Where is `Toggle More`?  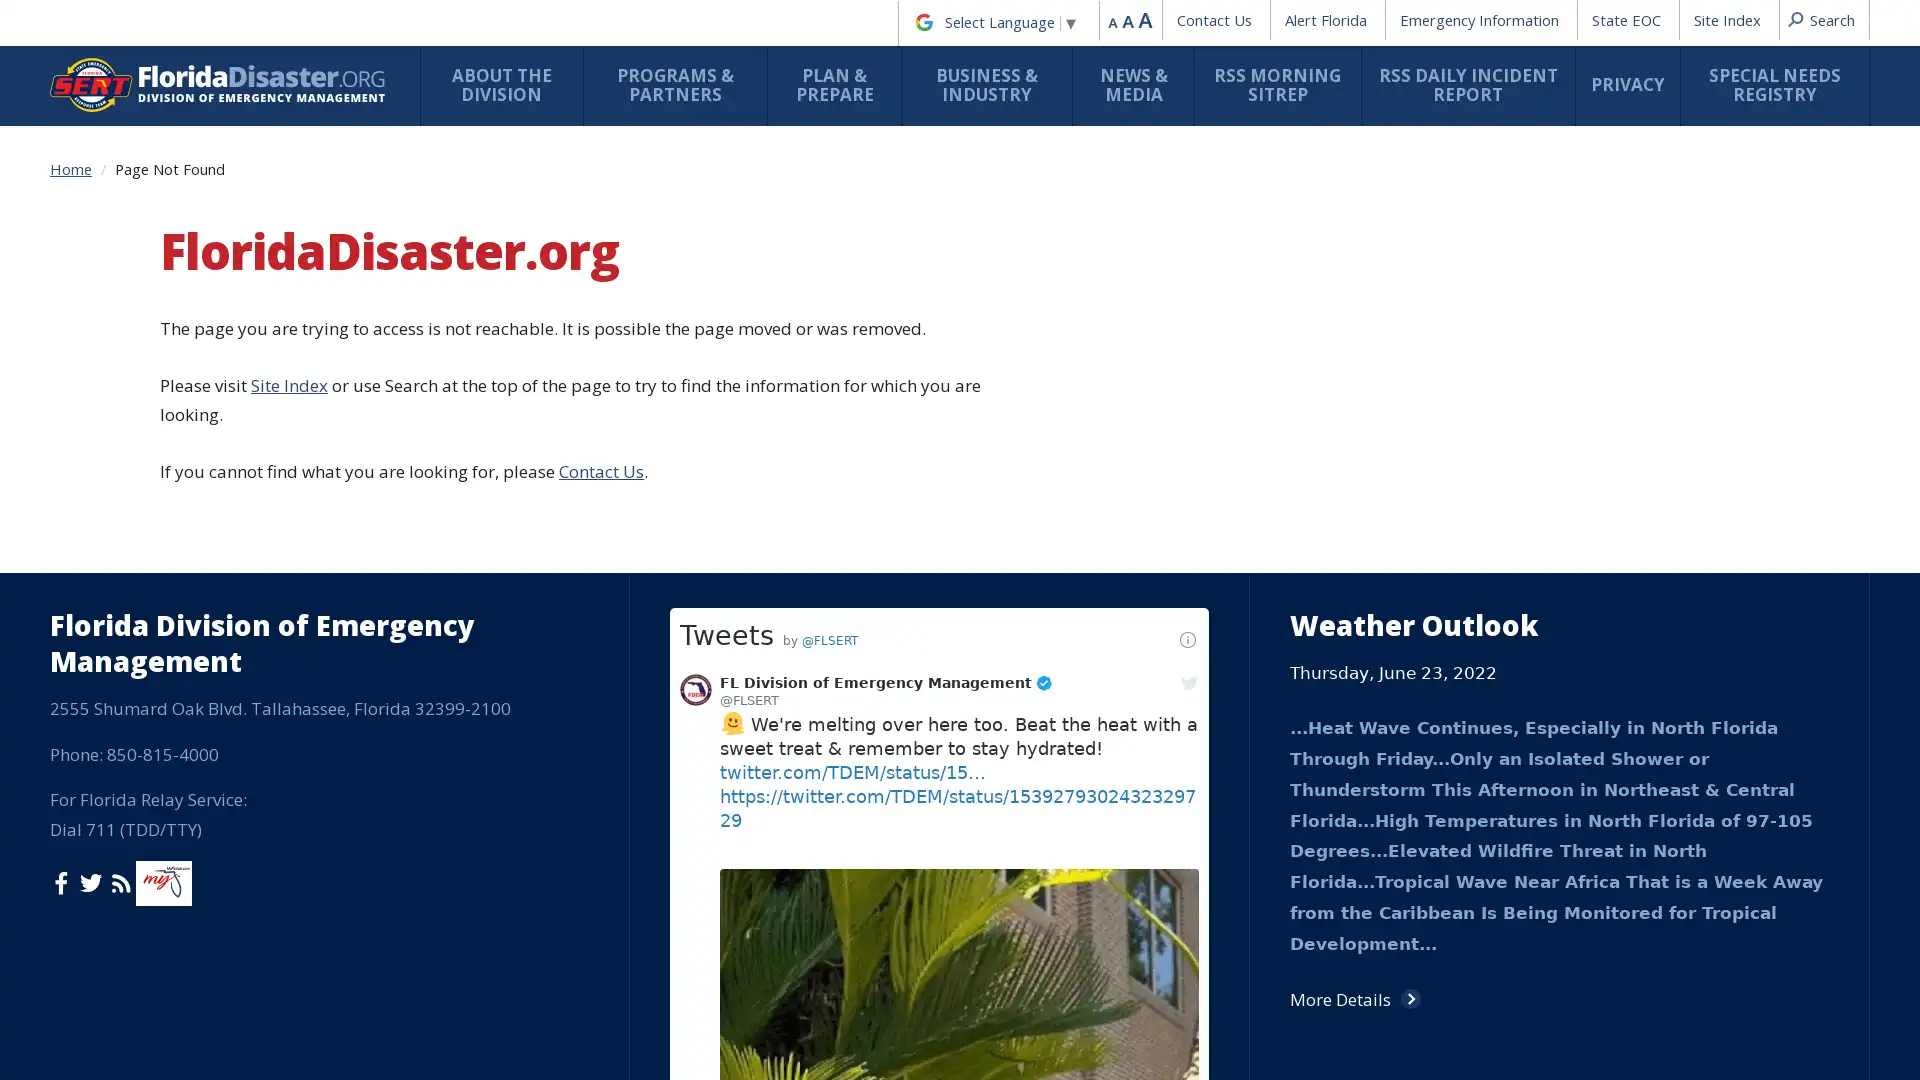 Toggle More is located at coordinates (801, 514).